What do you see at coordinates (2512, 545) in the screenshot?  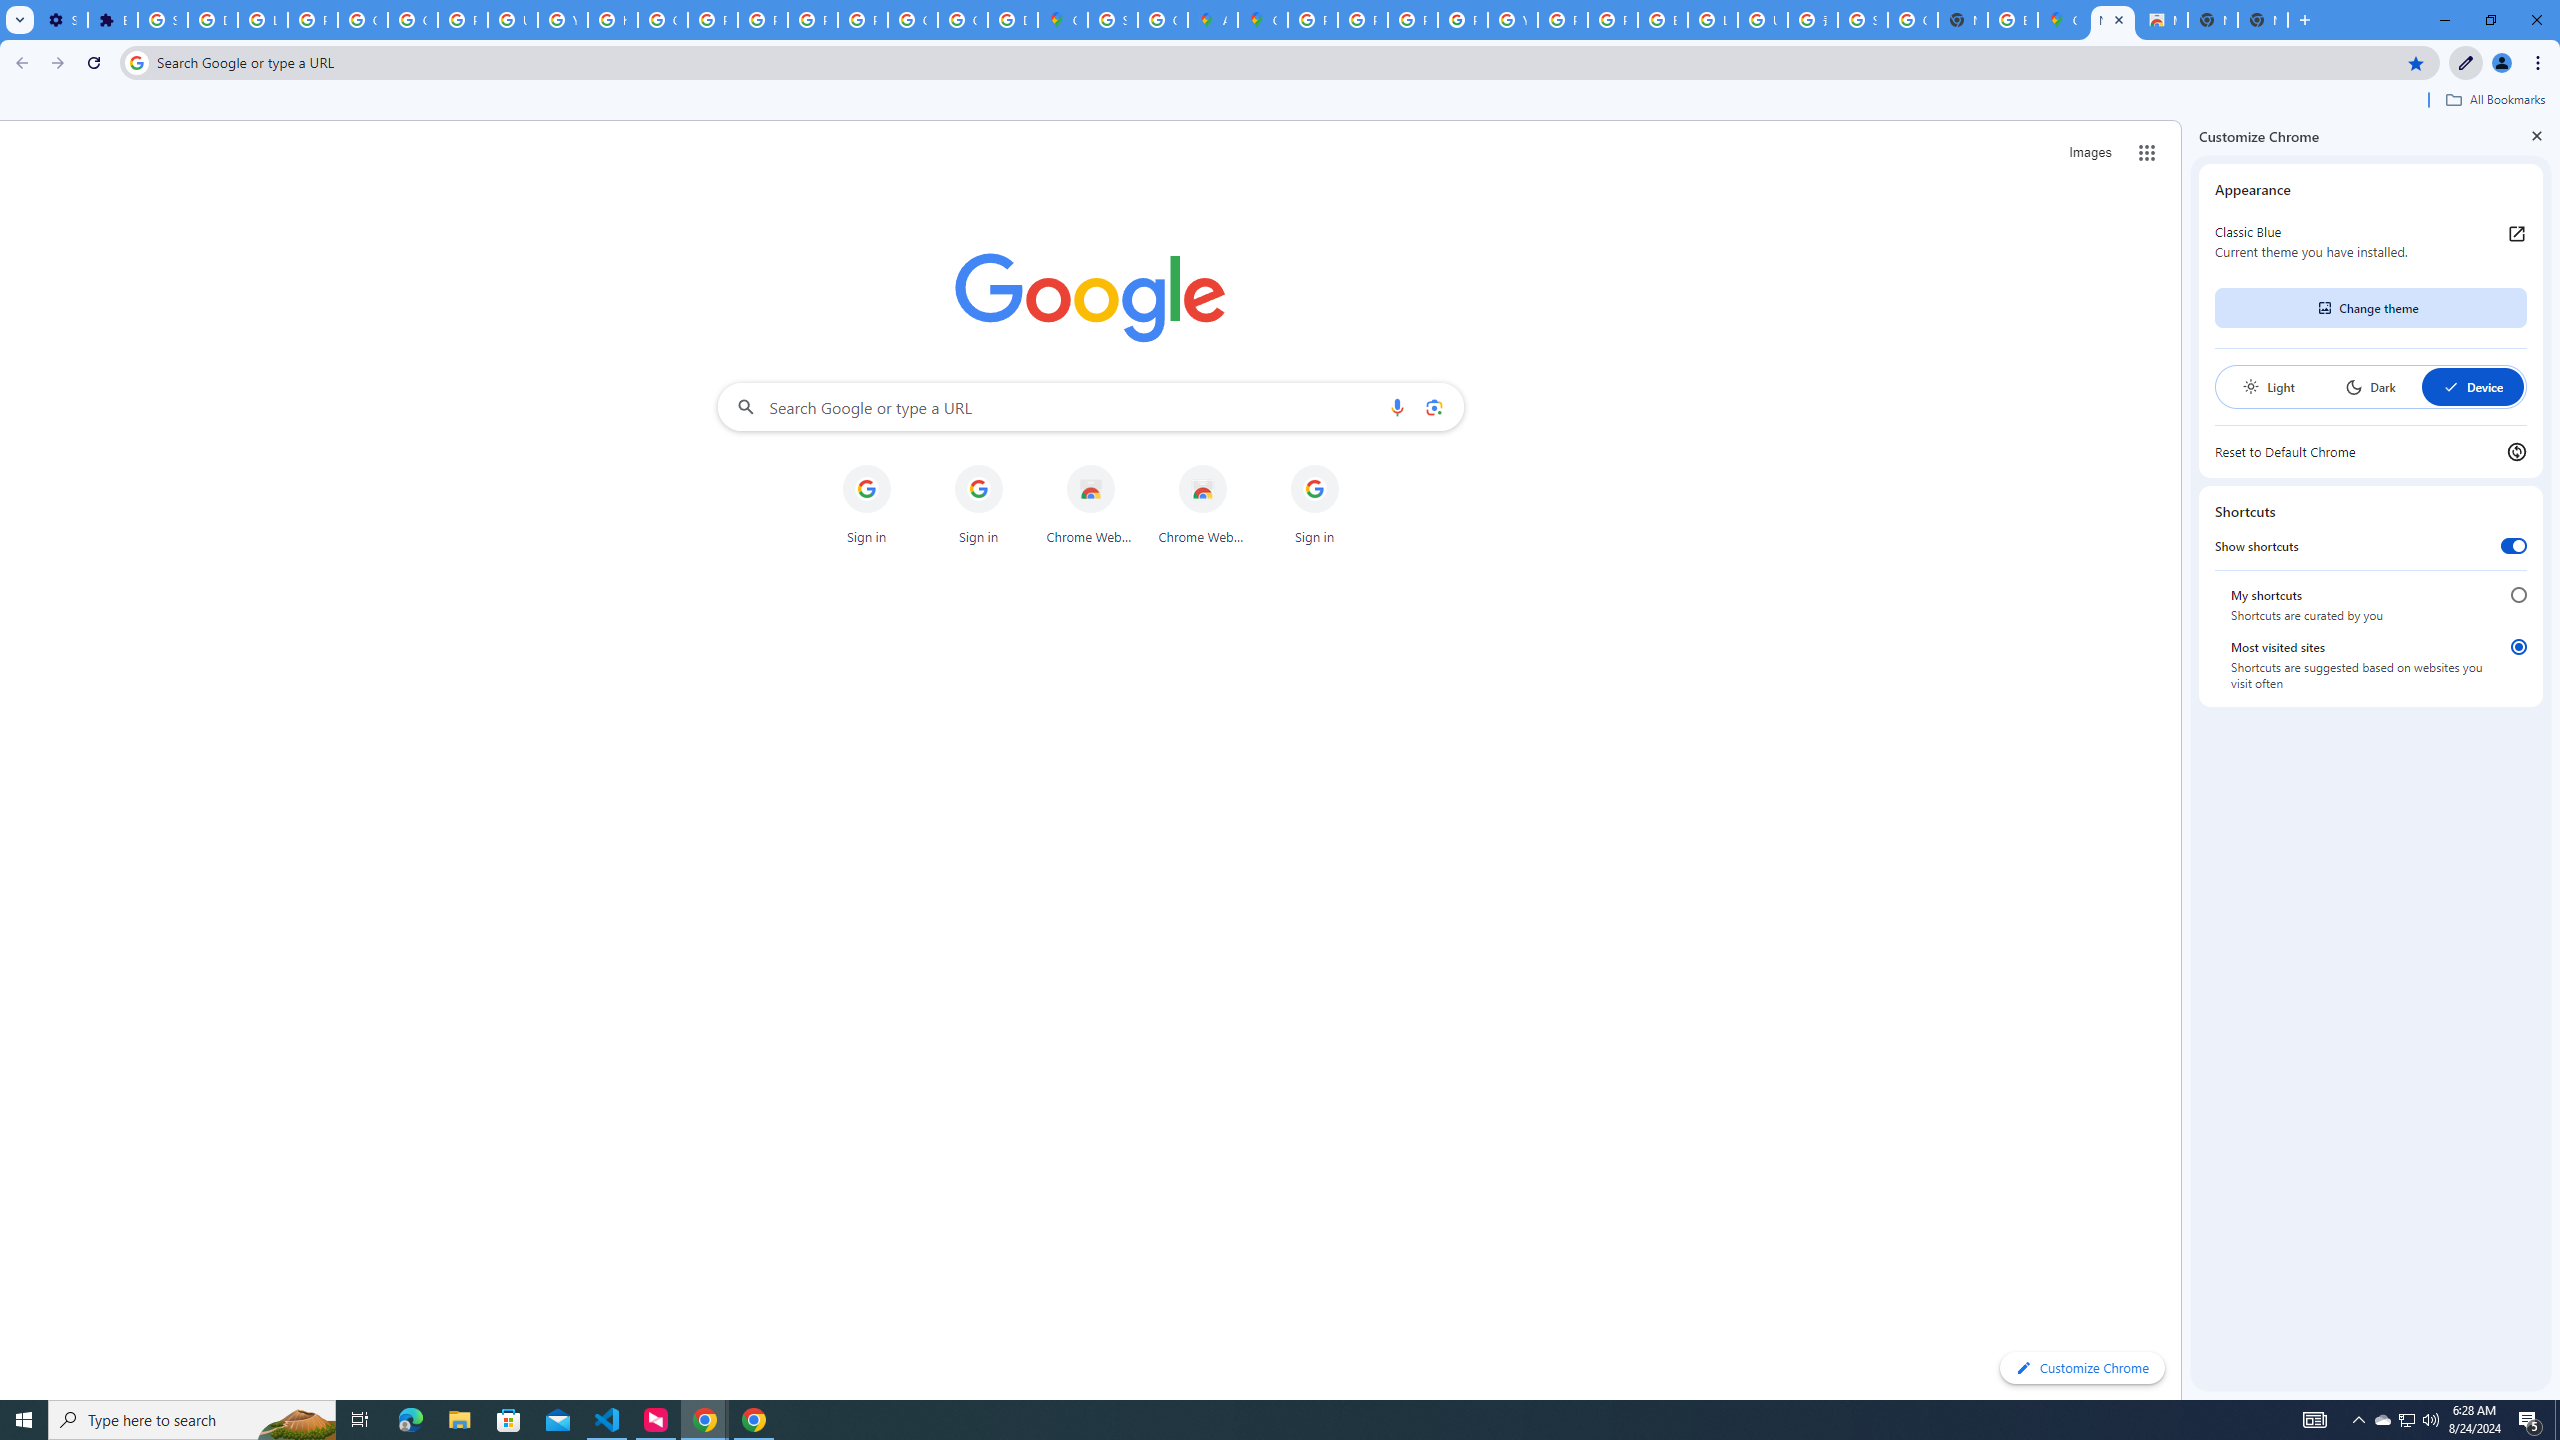 I see `'Show shortcuts'` at bounding box center [2512, 545].